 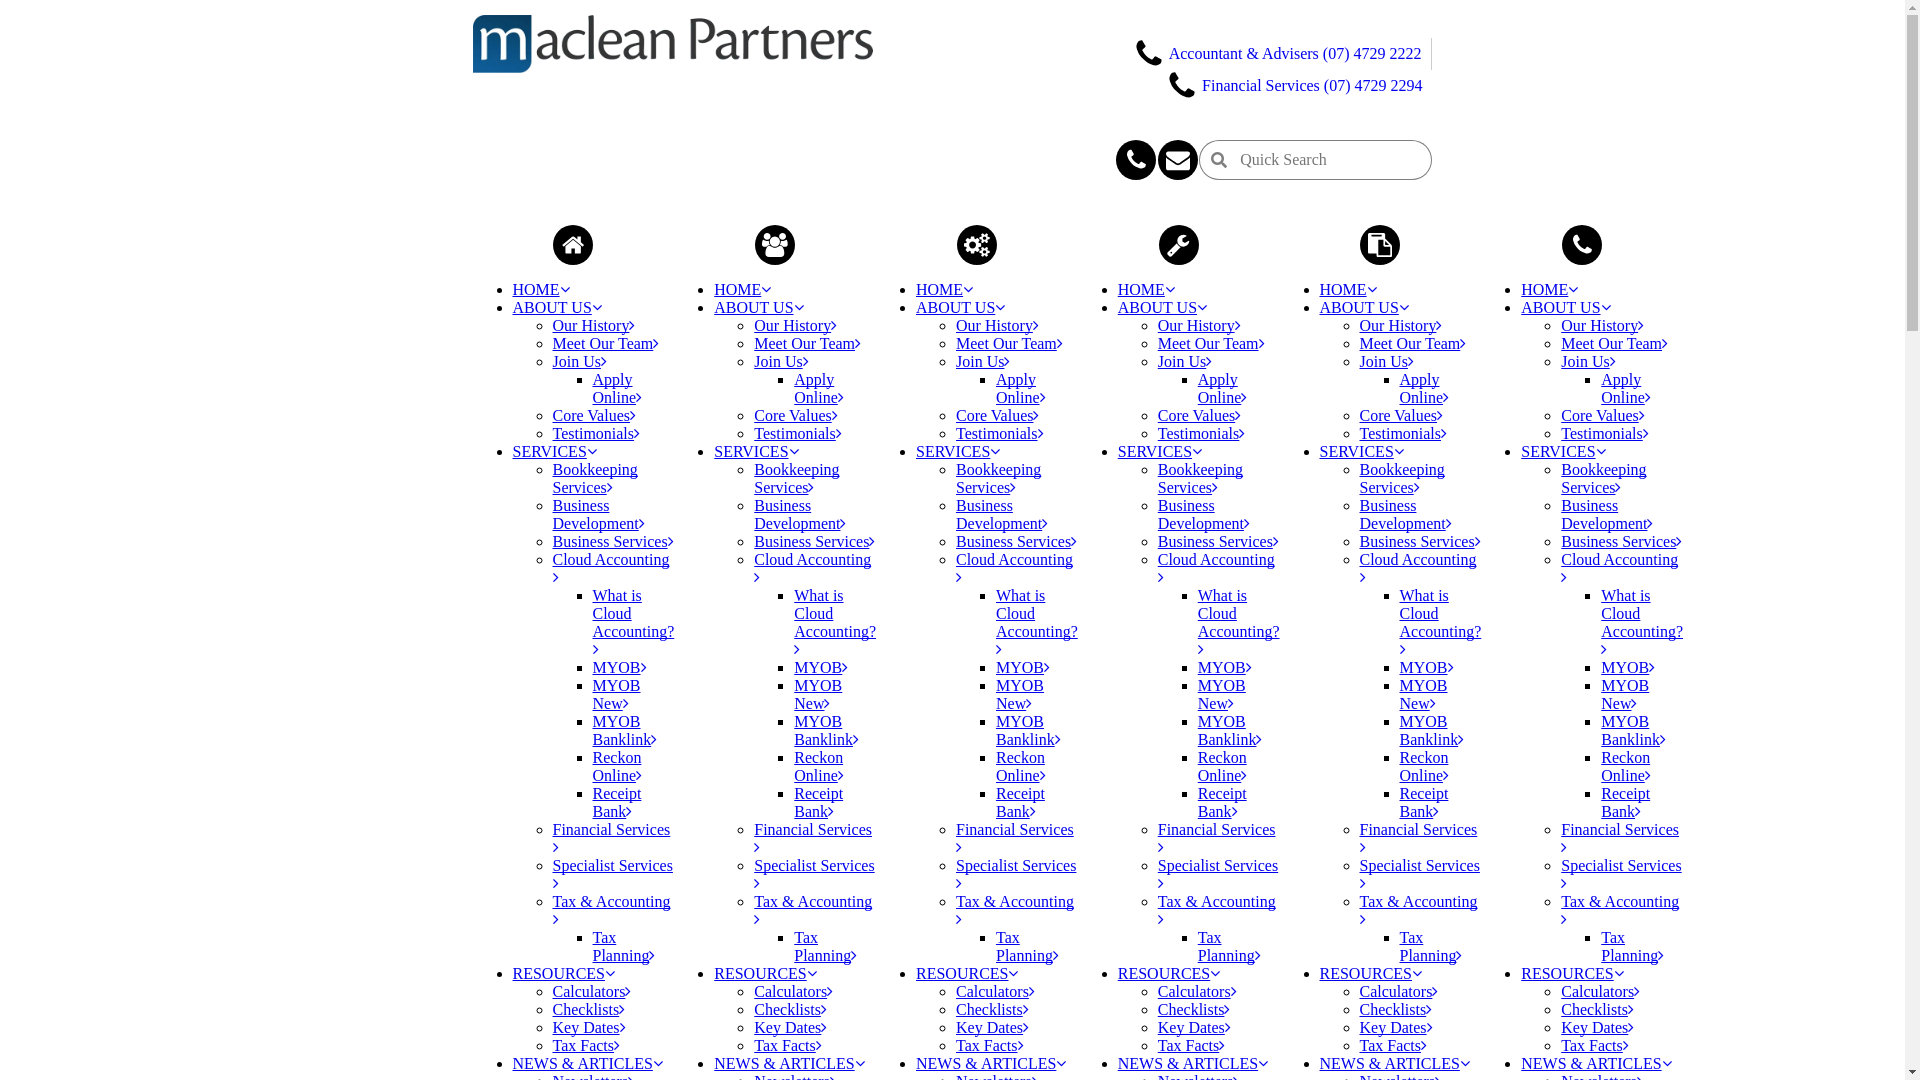 What do you see at coordinates (1228, 945) in the screenshot?
I see `'Tax Planning'` at bounding box center [1228, 945].